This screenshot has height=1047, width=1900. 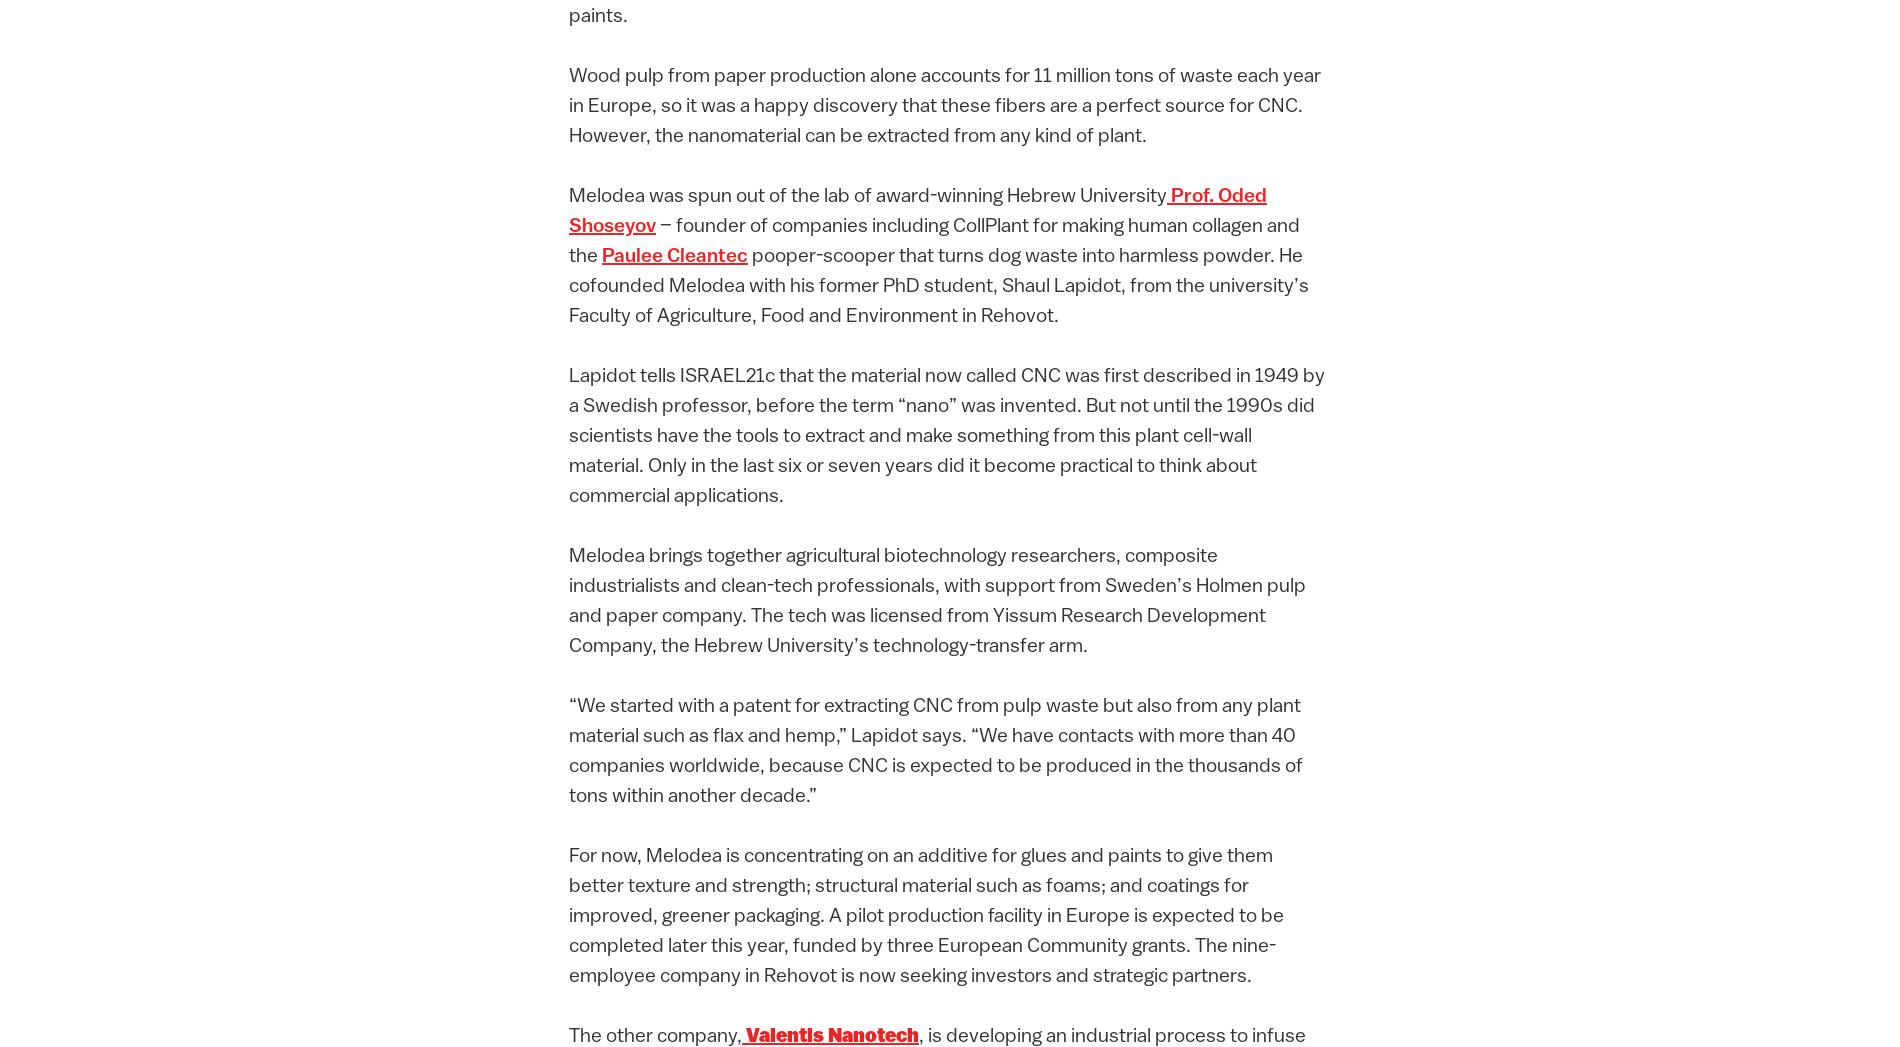 What do you see at coordinates (675, 257) in the screenshot?
I see `'Paulee Cleantec'` at bounding box center [675, 257].